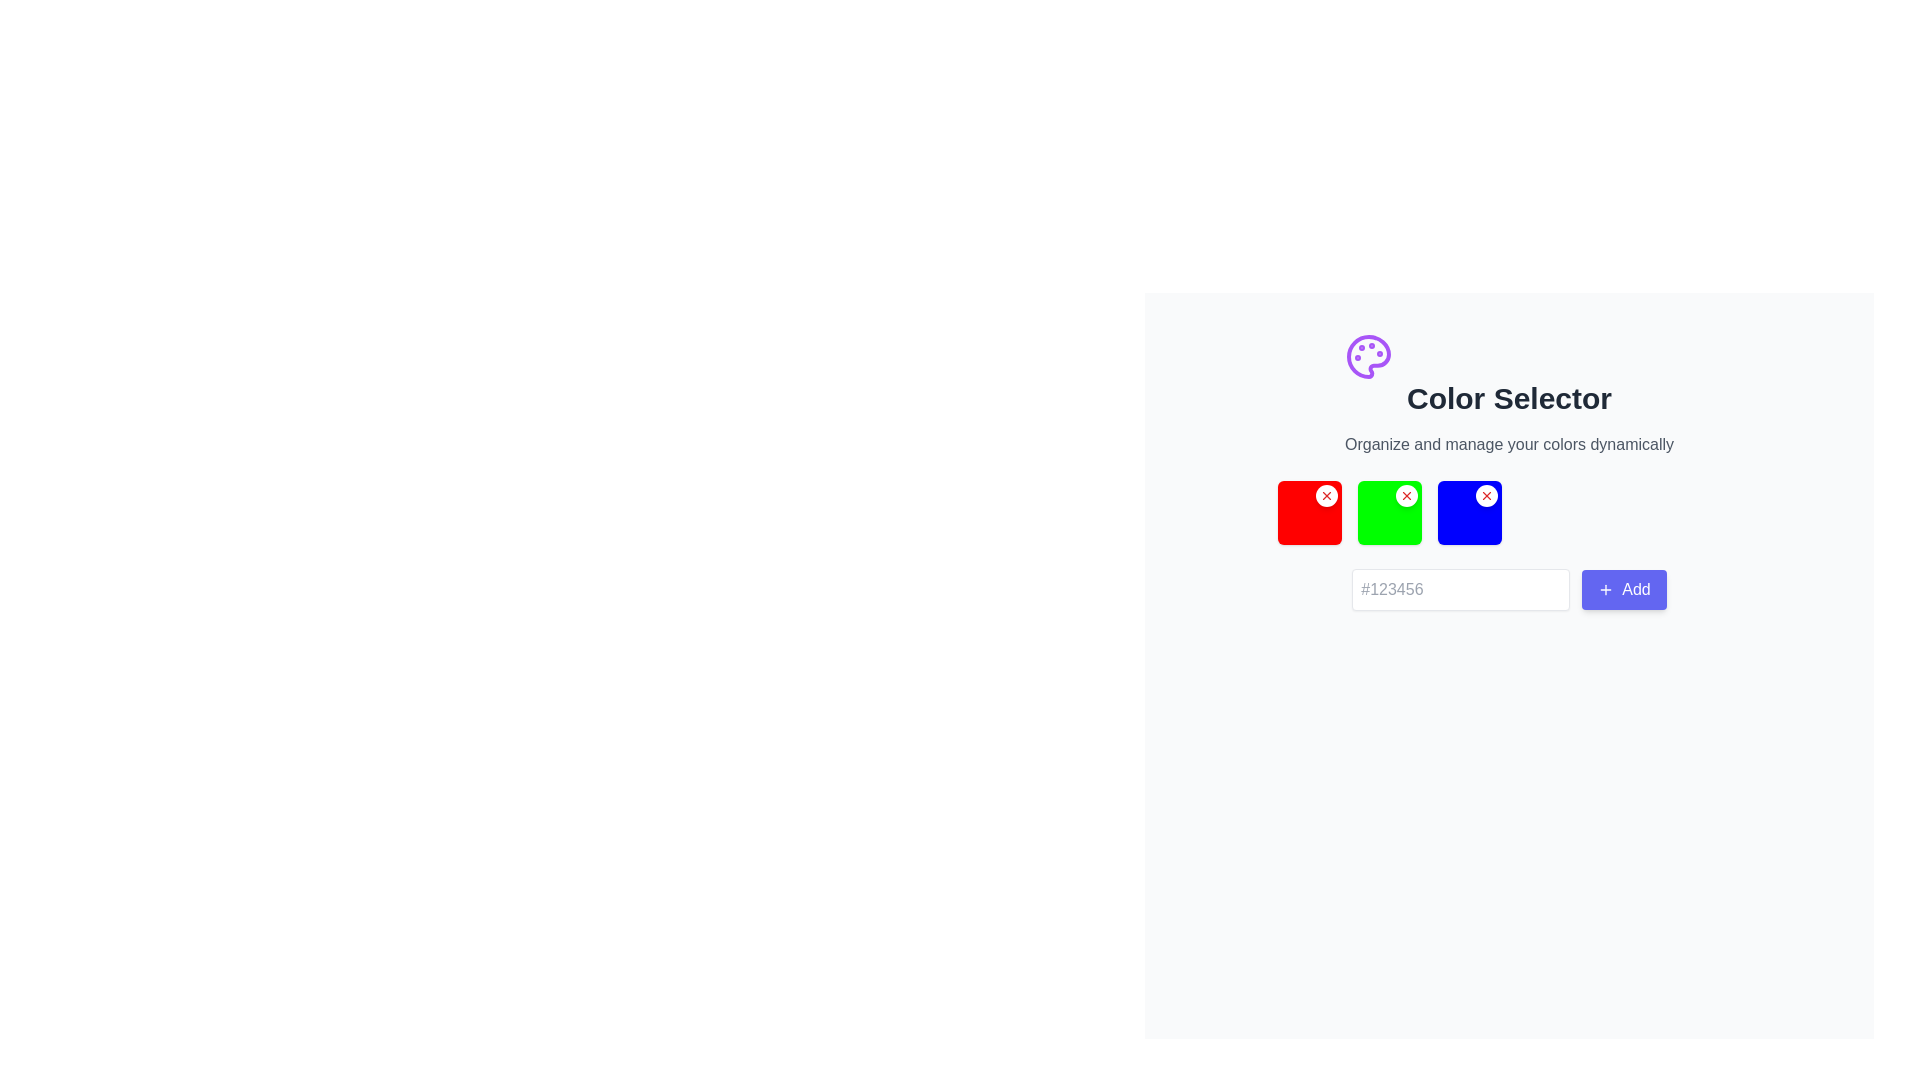  Describe the element at coordinates (1309, 512) in the screenshot. I see `on the bright red color swatch with a close button located at the leftmost side of the grid` at that location.